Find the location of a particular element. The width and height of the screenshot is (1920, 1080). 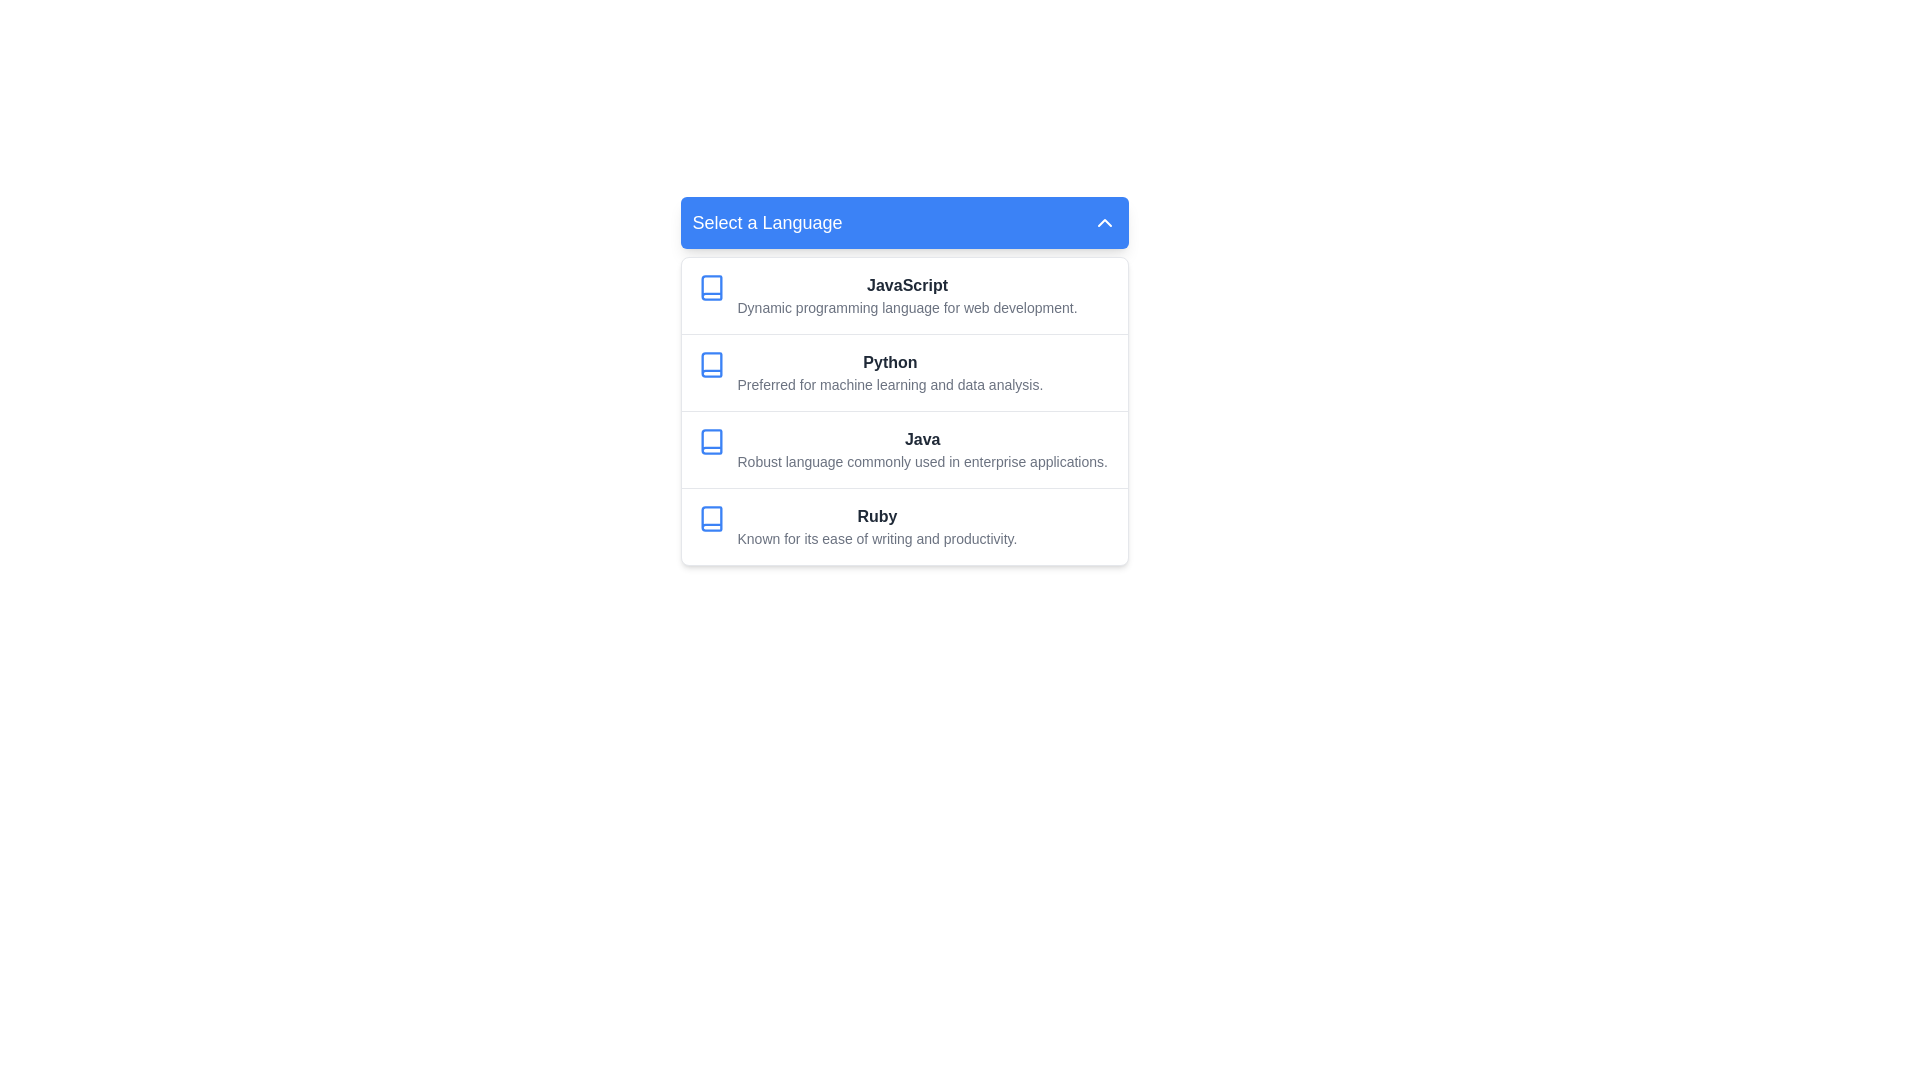

the third list item under the title 'Select a Language', which provides information about the 'Java' programming language is located at coordinates (903, 410).